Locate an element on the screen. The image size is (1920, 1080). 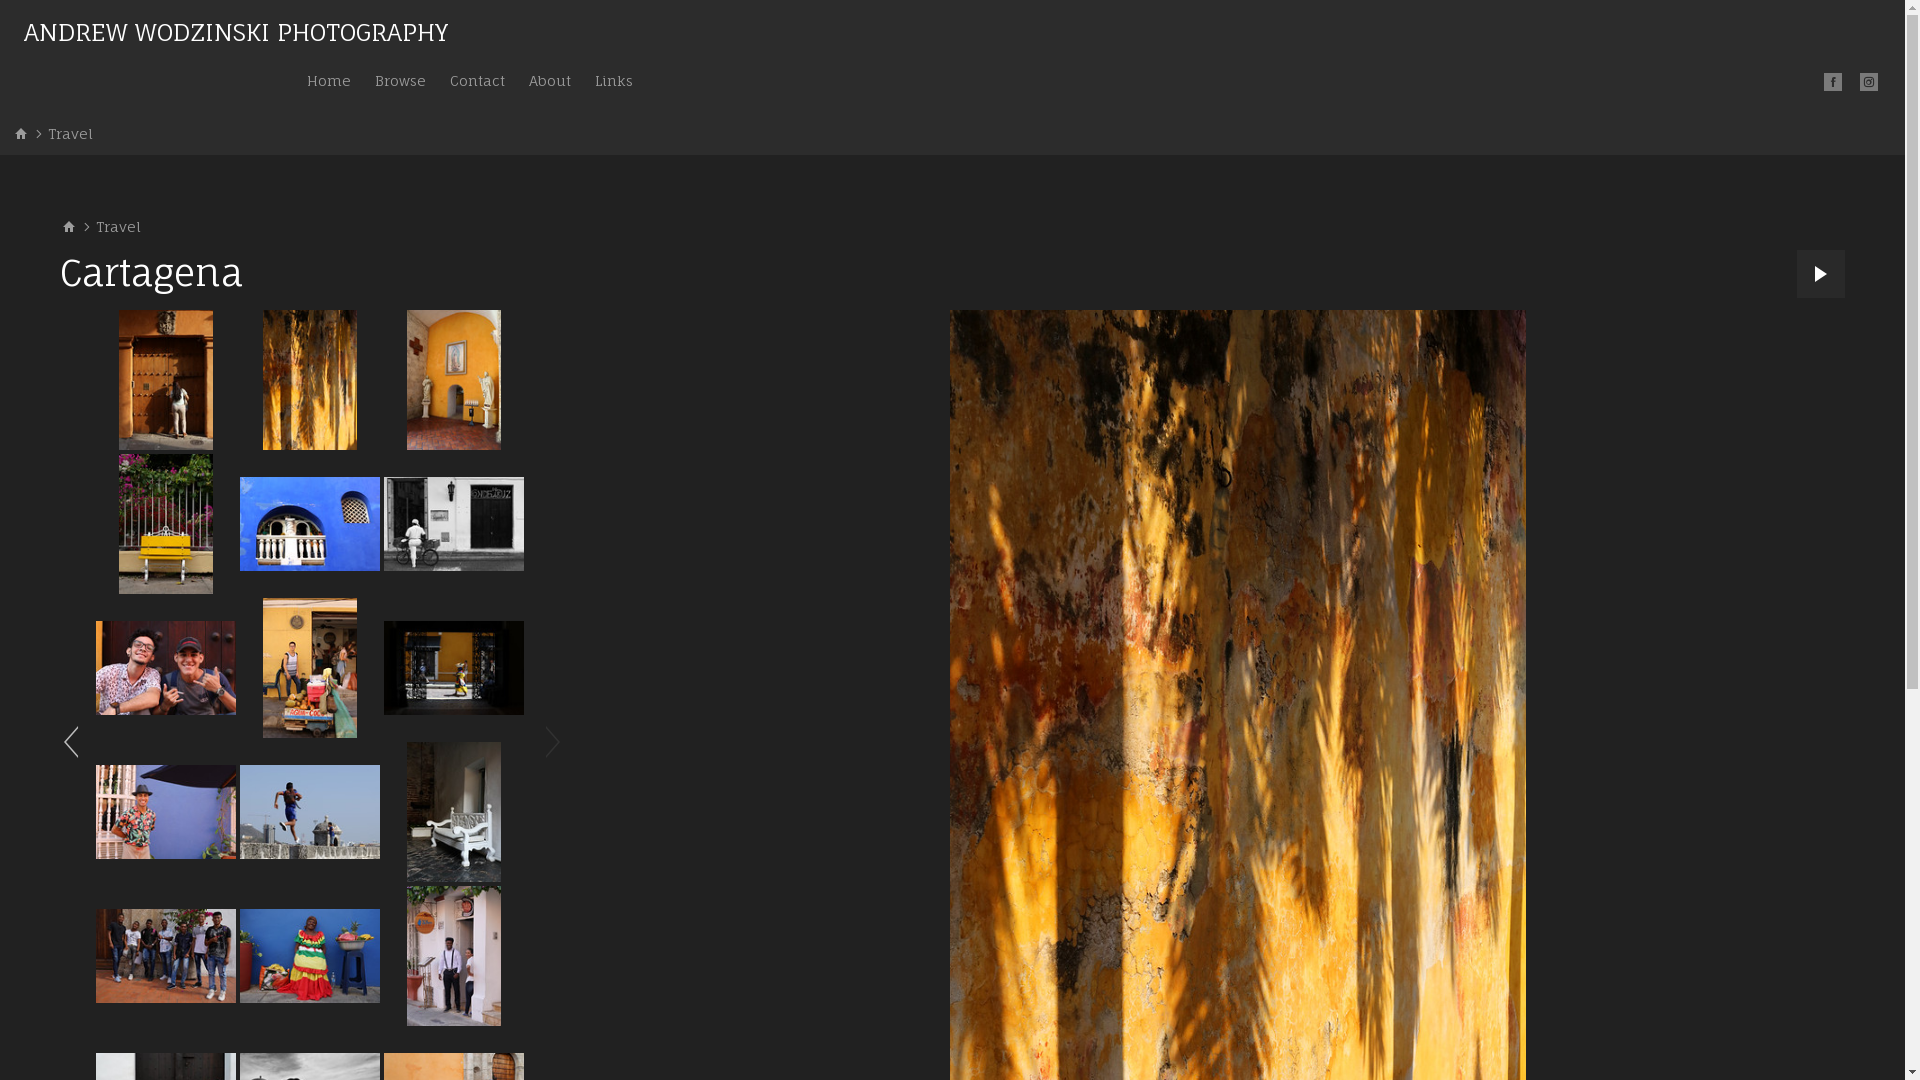
'About' is located at coordinates (550, 79).